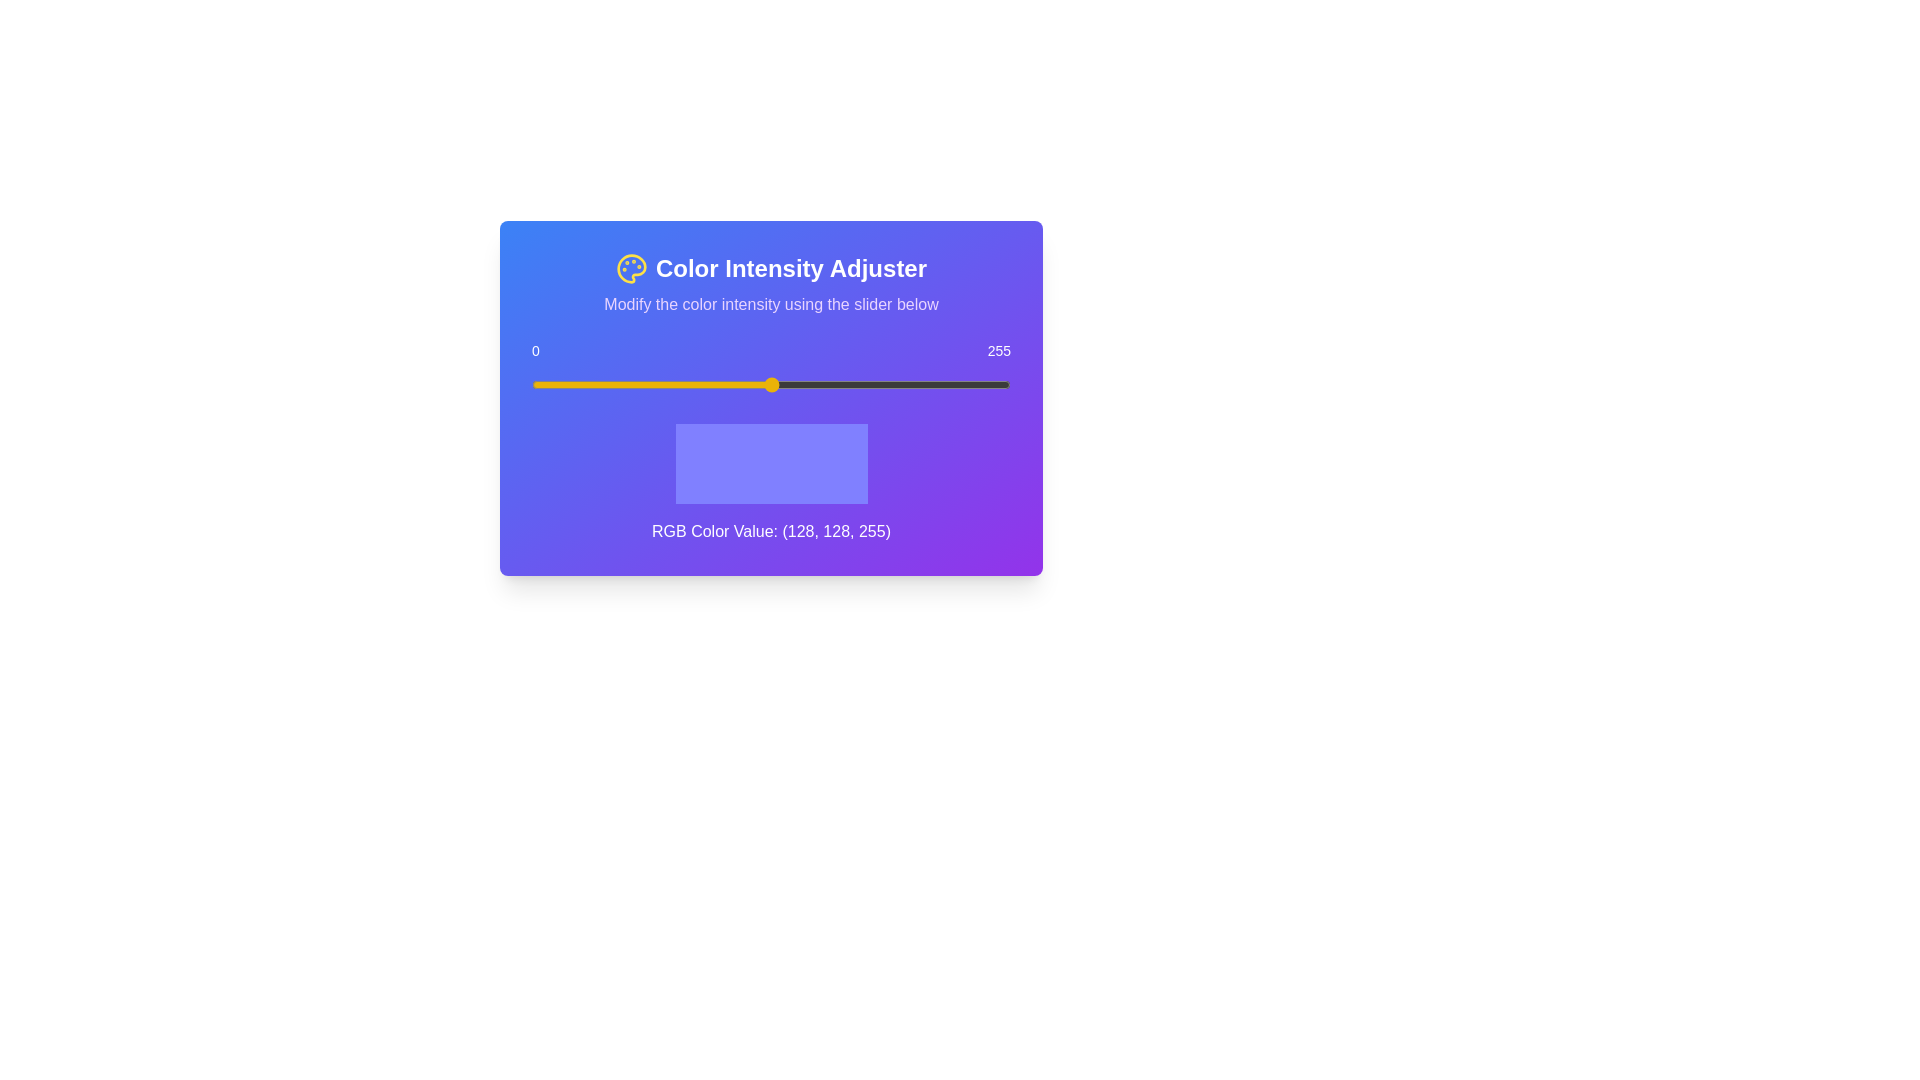 The height and width of the screenshot is (1080, 1920). Describe the element at coordinates (767, 385) in the screenshot. I see `the slider to set the color intensity to 126` at that location.